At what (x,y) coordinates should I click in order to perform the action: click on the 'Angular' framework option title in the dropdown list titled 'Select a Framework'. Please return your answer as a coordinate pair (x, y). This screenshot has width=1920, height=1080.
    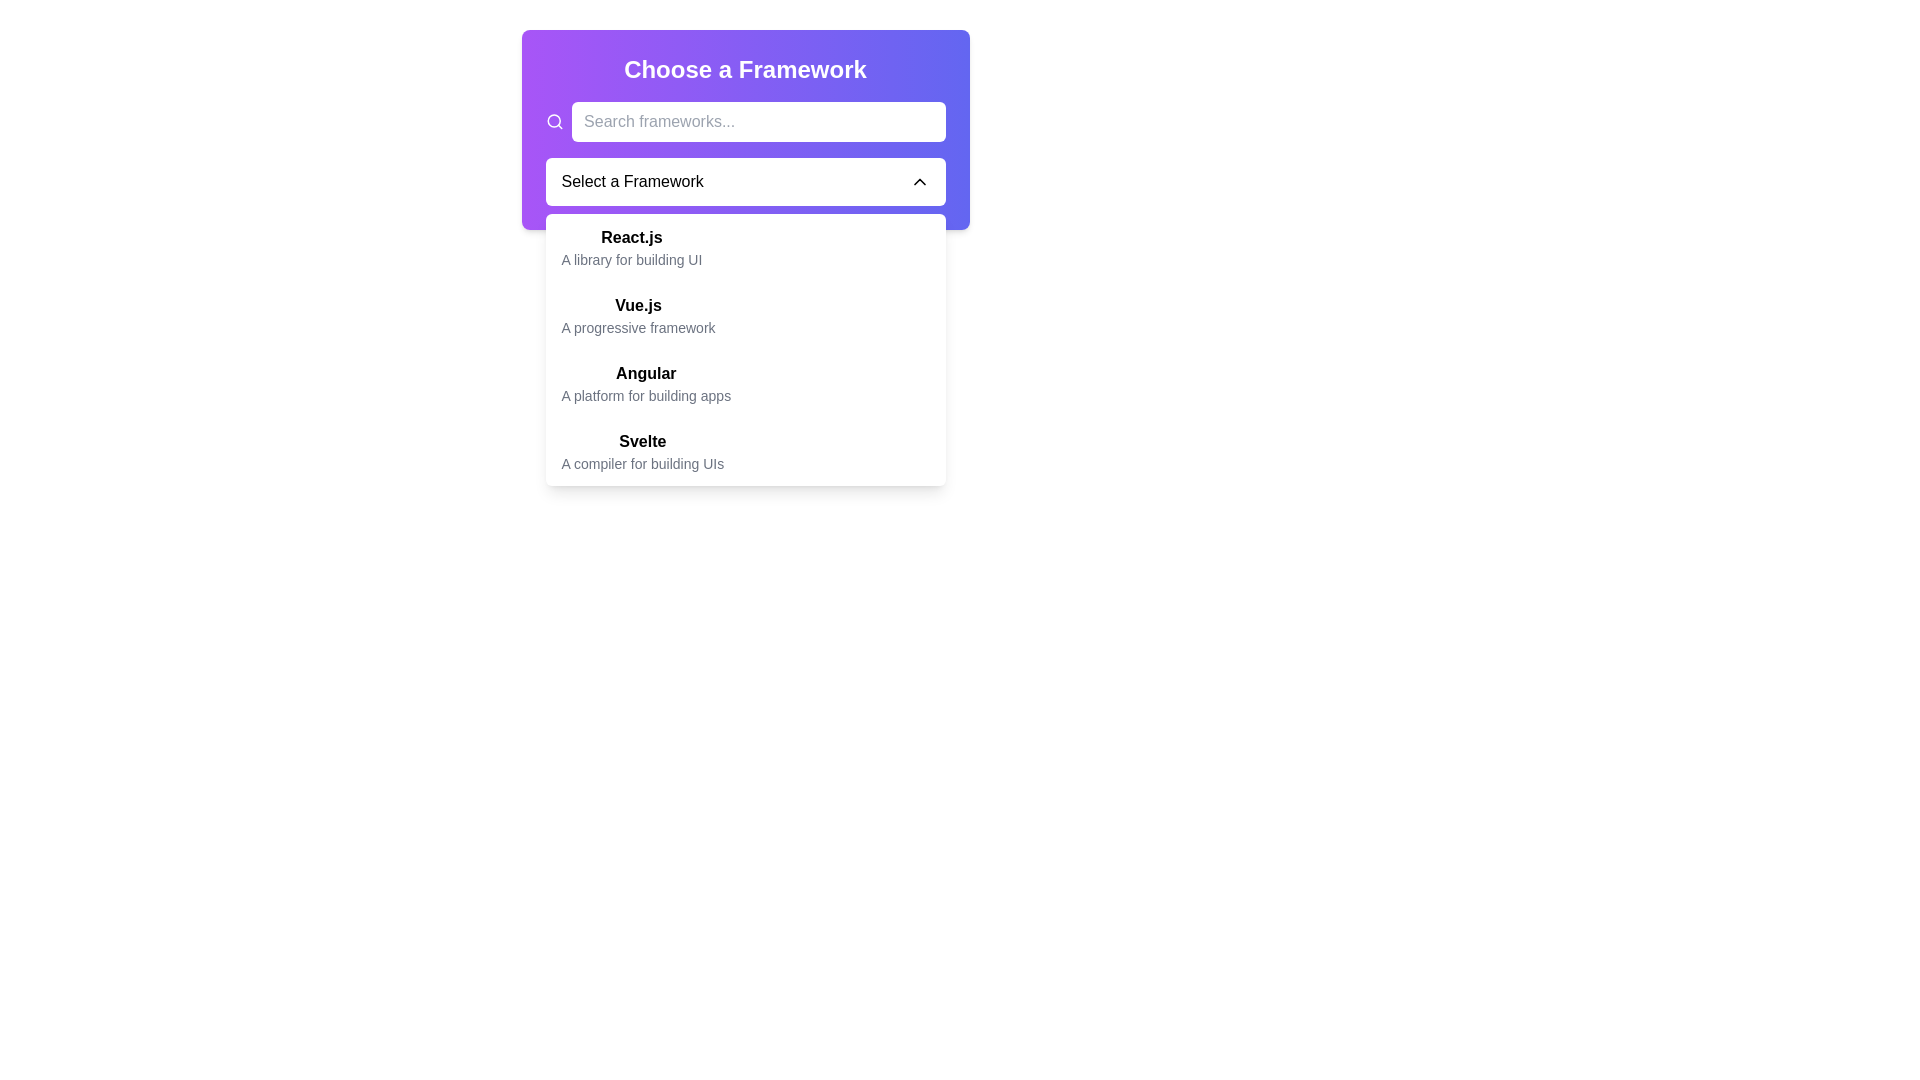
    Looking at the image, I should click on (646, 373).